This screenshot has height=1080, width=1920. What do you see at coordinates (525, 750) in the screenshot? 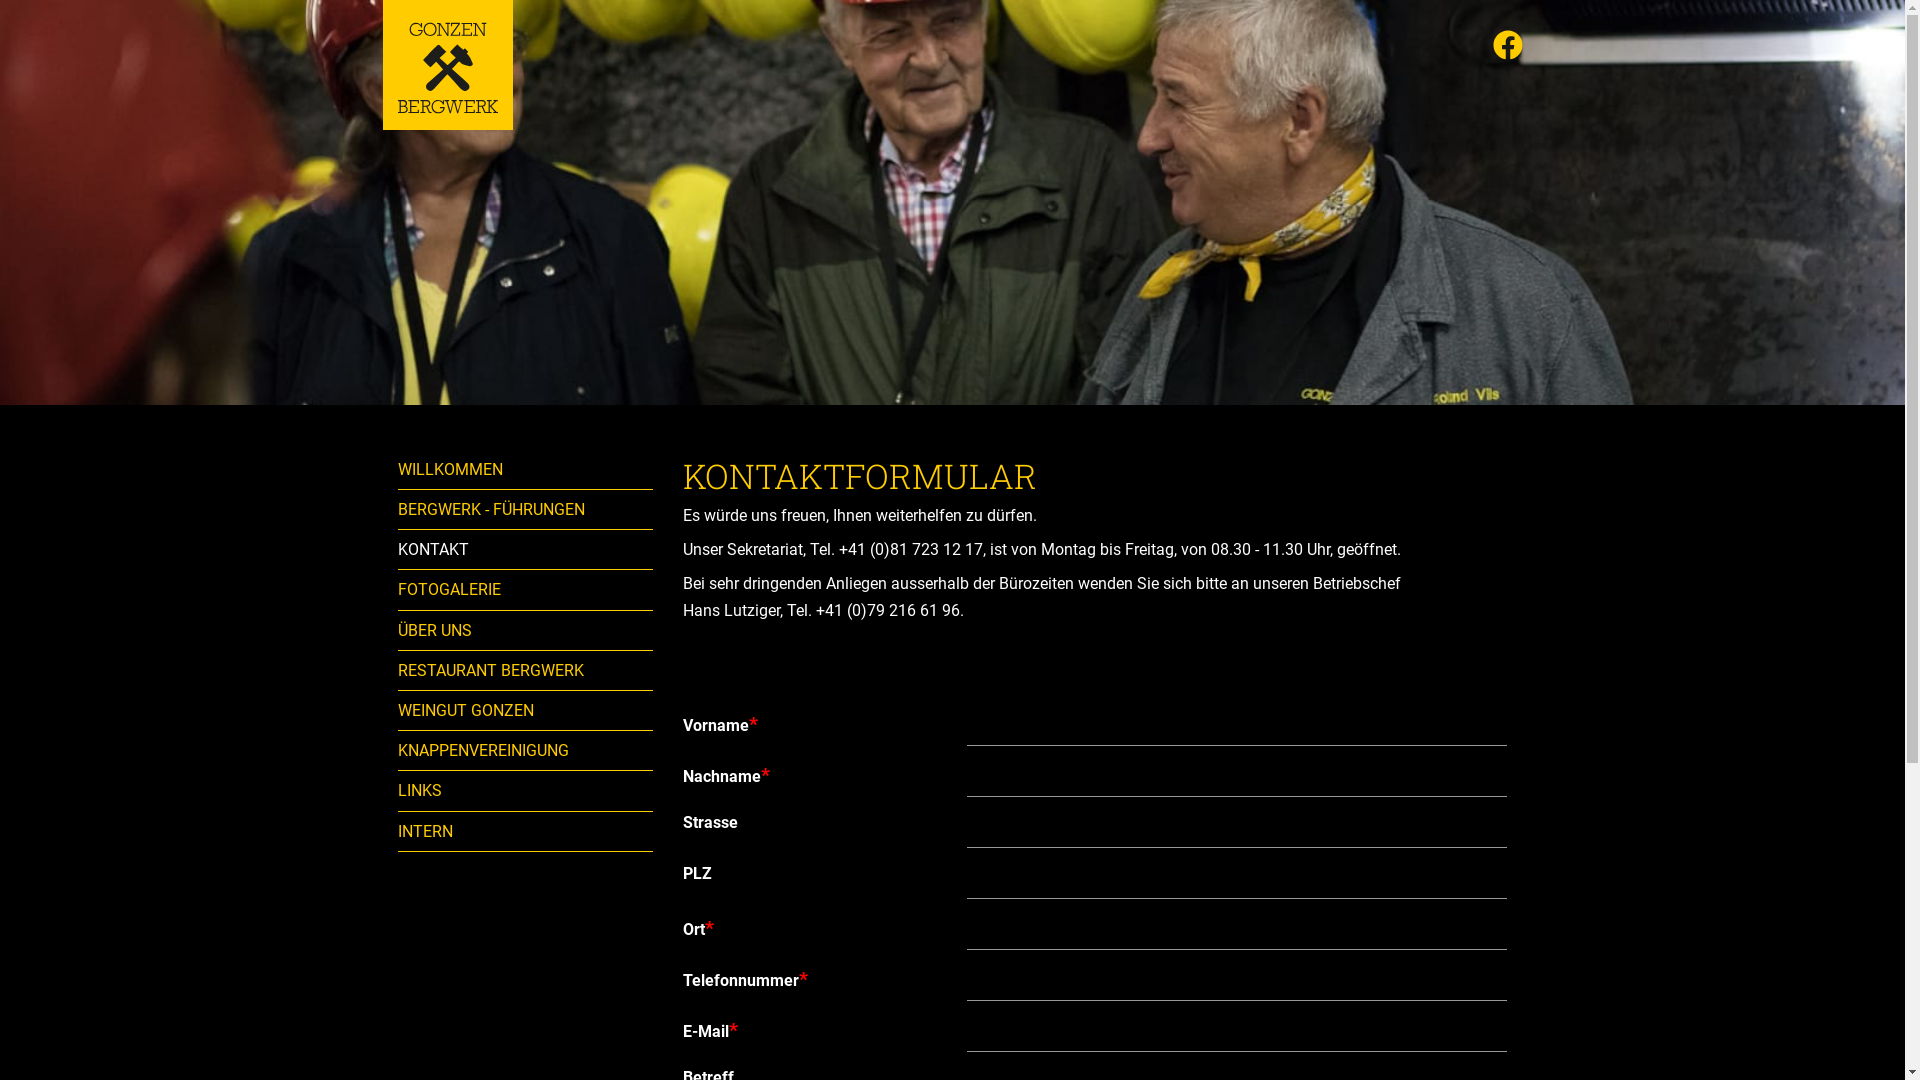
I see `'KNAPPENVEREINIGUNG'` at bounding box center [525, 750].